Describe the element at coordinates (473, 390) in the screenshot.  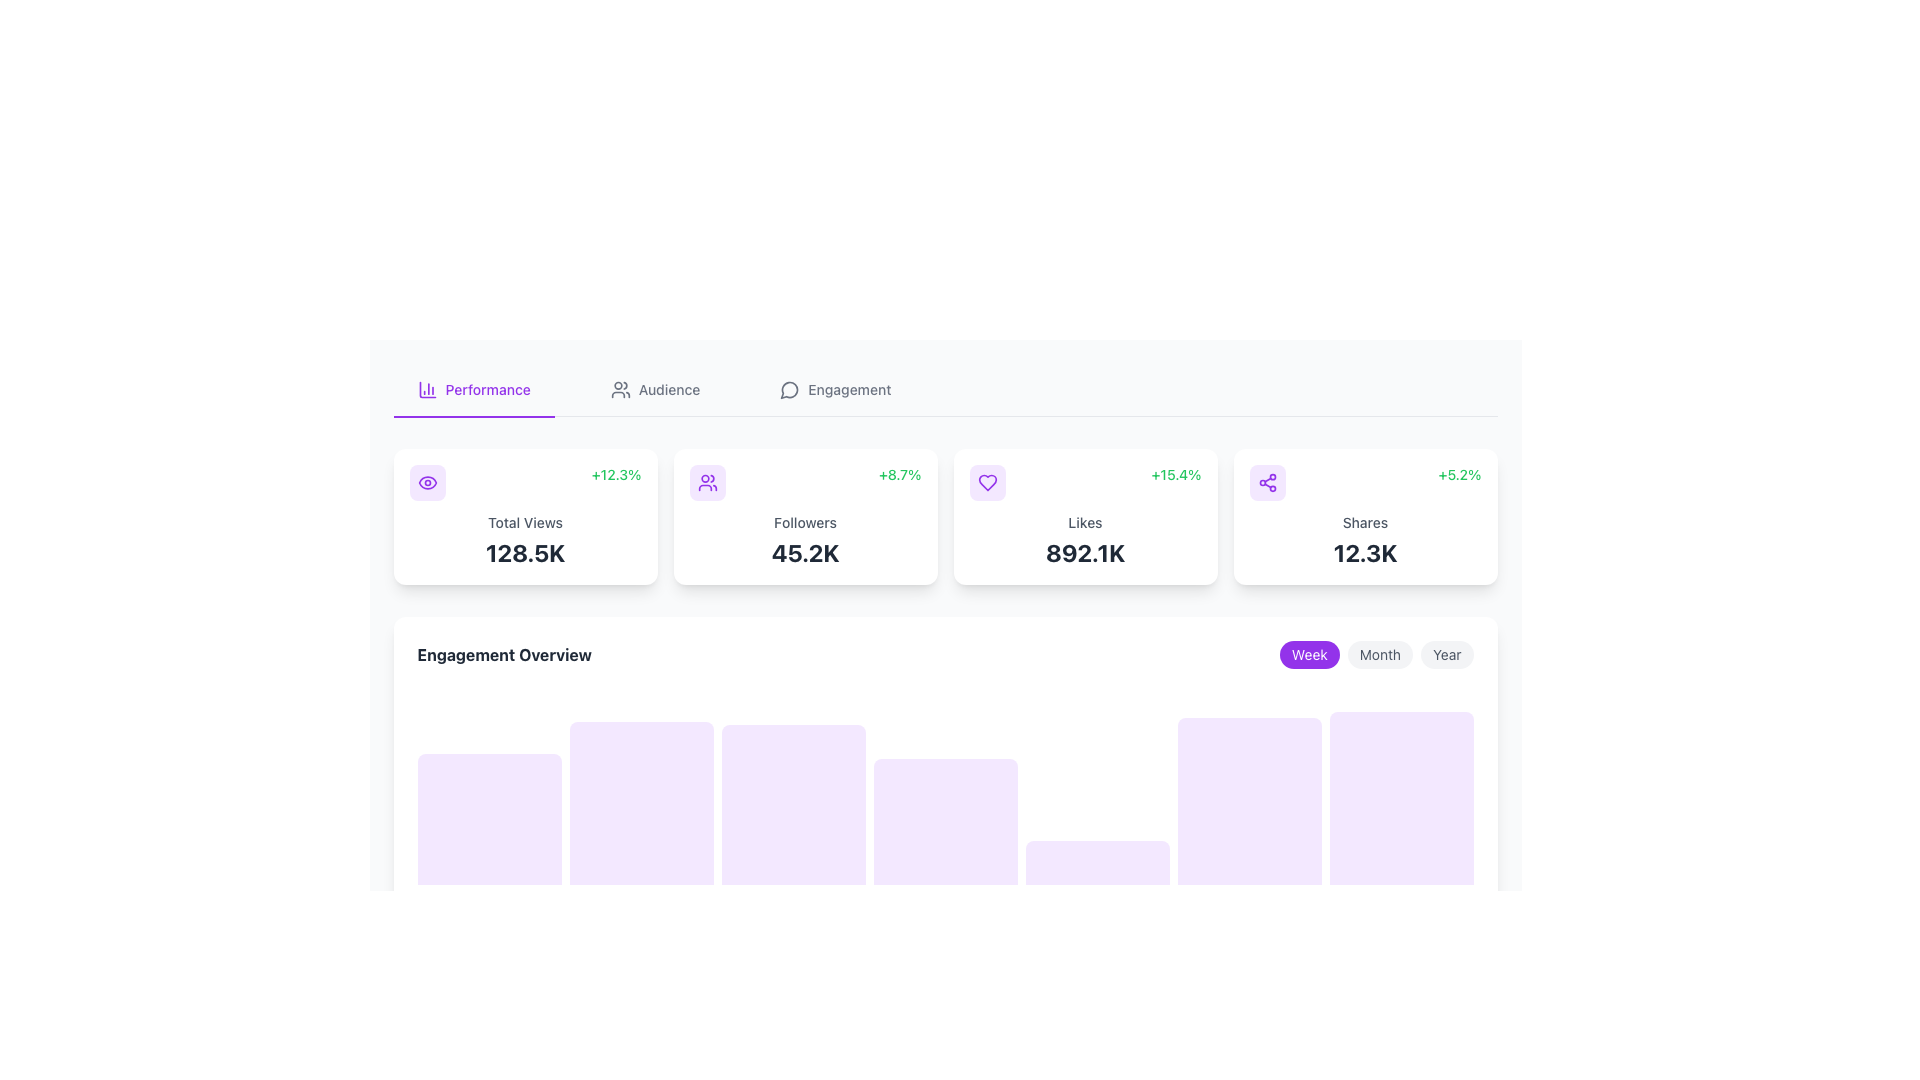
I see `the 'Performance' navigation tab, which is the first tab in the navigation bar, emphasized with a bolder font and purple underline` at that location.